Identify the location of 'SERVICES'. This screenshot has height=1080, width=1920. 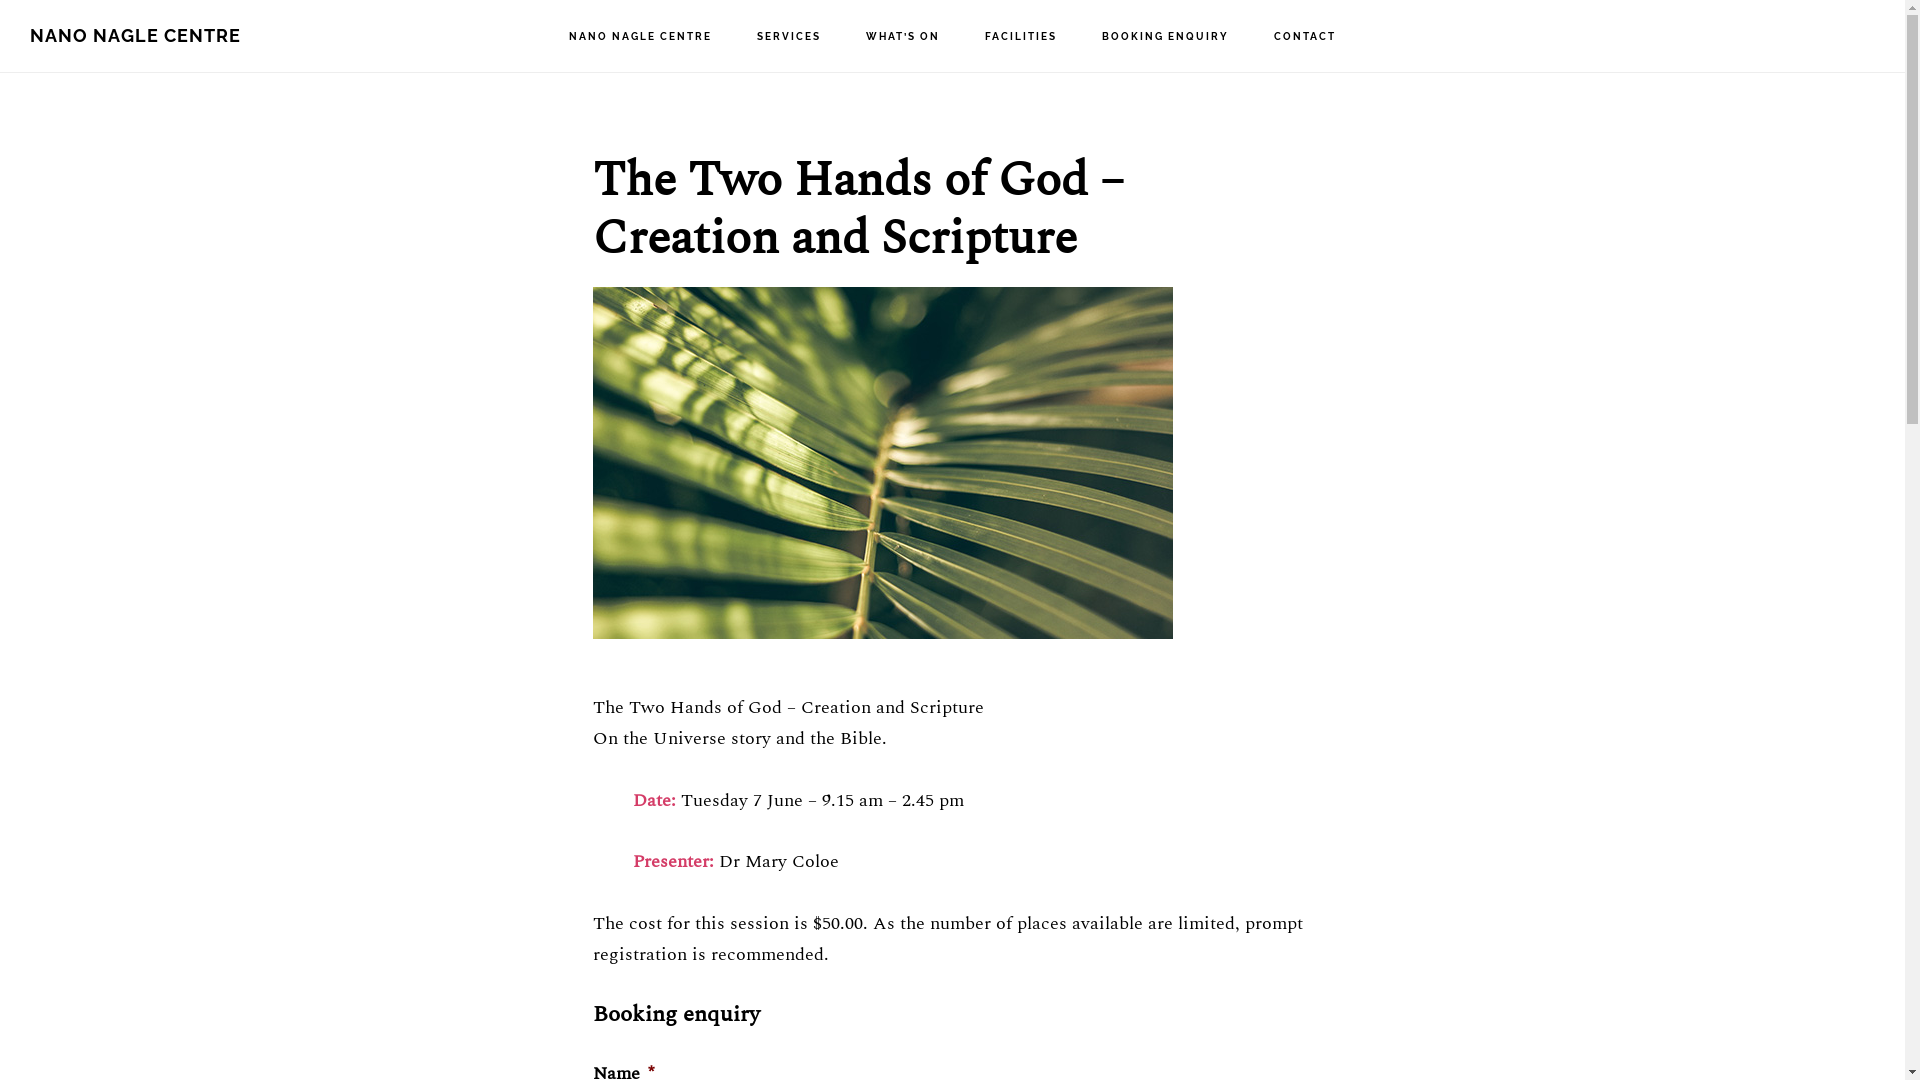
(787, 37).